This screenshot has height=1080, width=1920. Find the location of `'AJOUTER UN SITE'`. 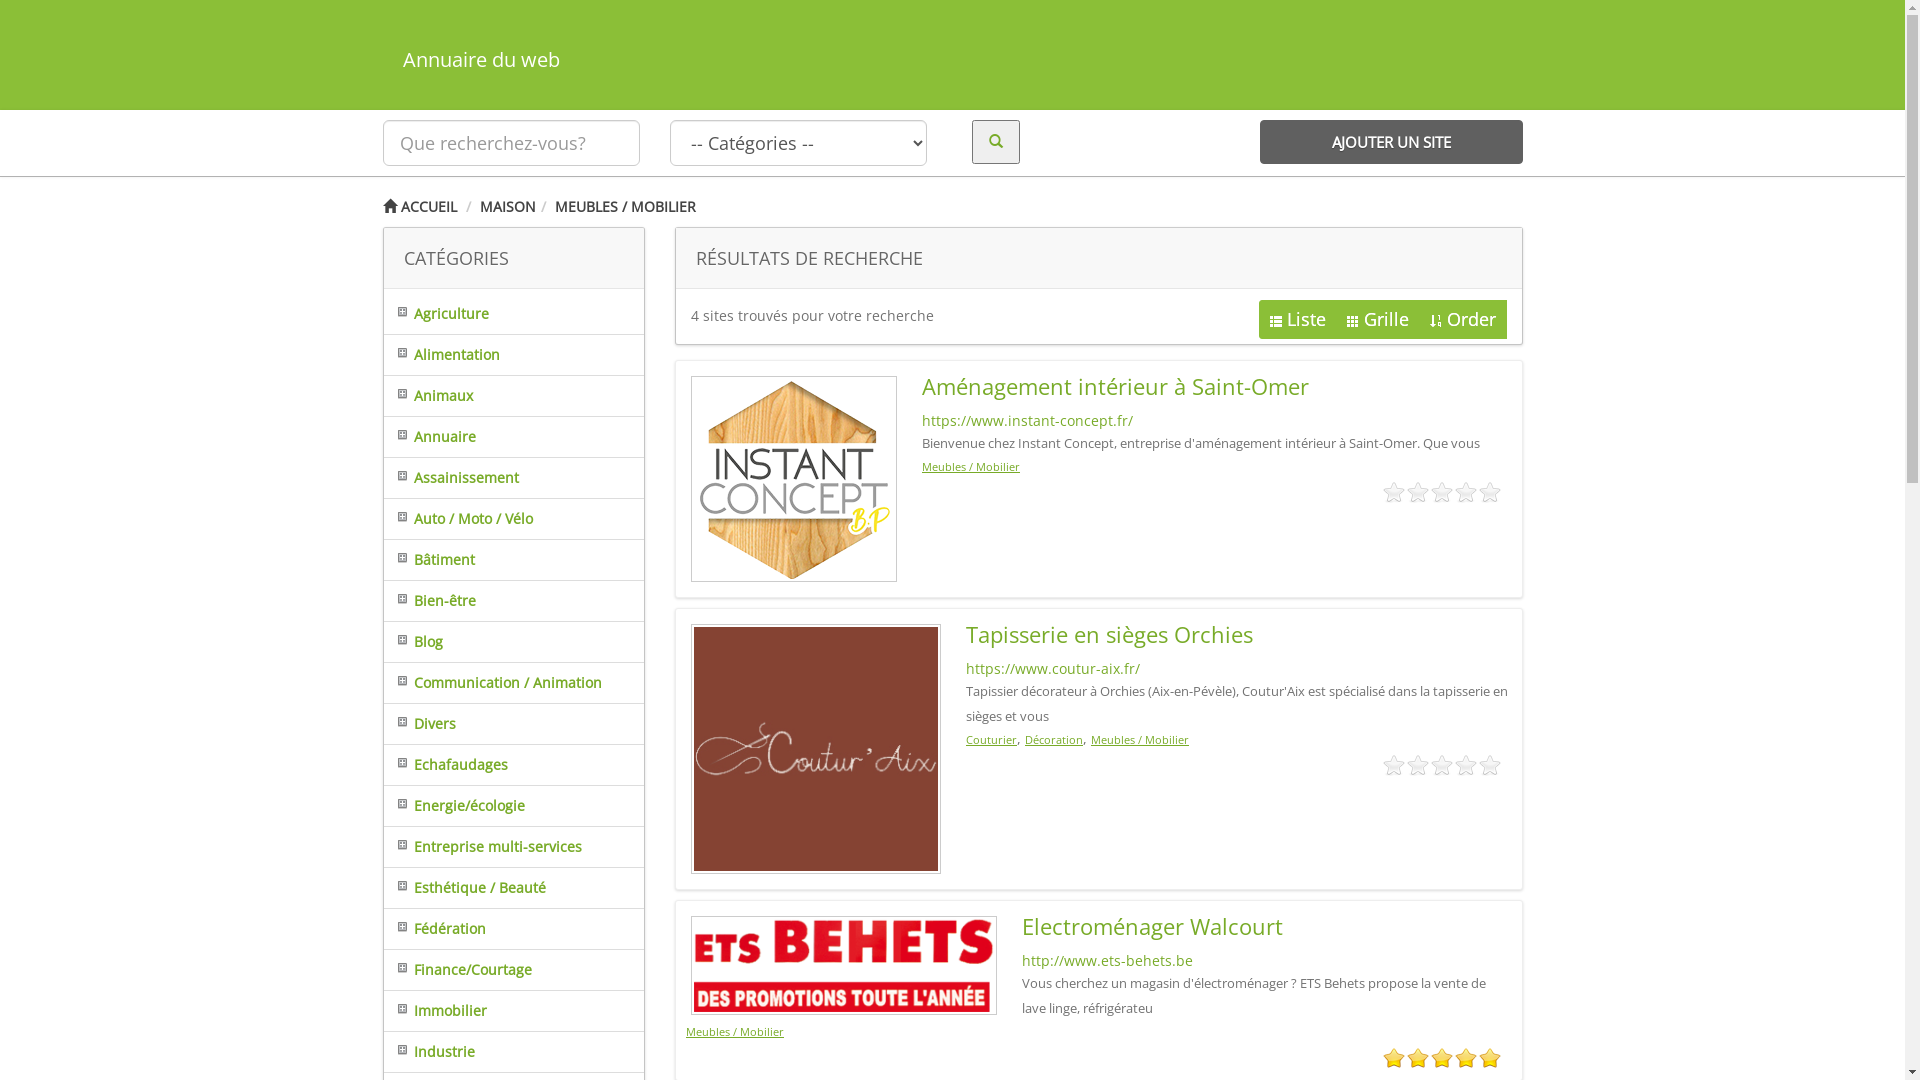

'AJOUTER UN SITE' is located at coordinates (1390, 141).